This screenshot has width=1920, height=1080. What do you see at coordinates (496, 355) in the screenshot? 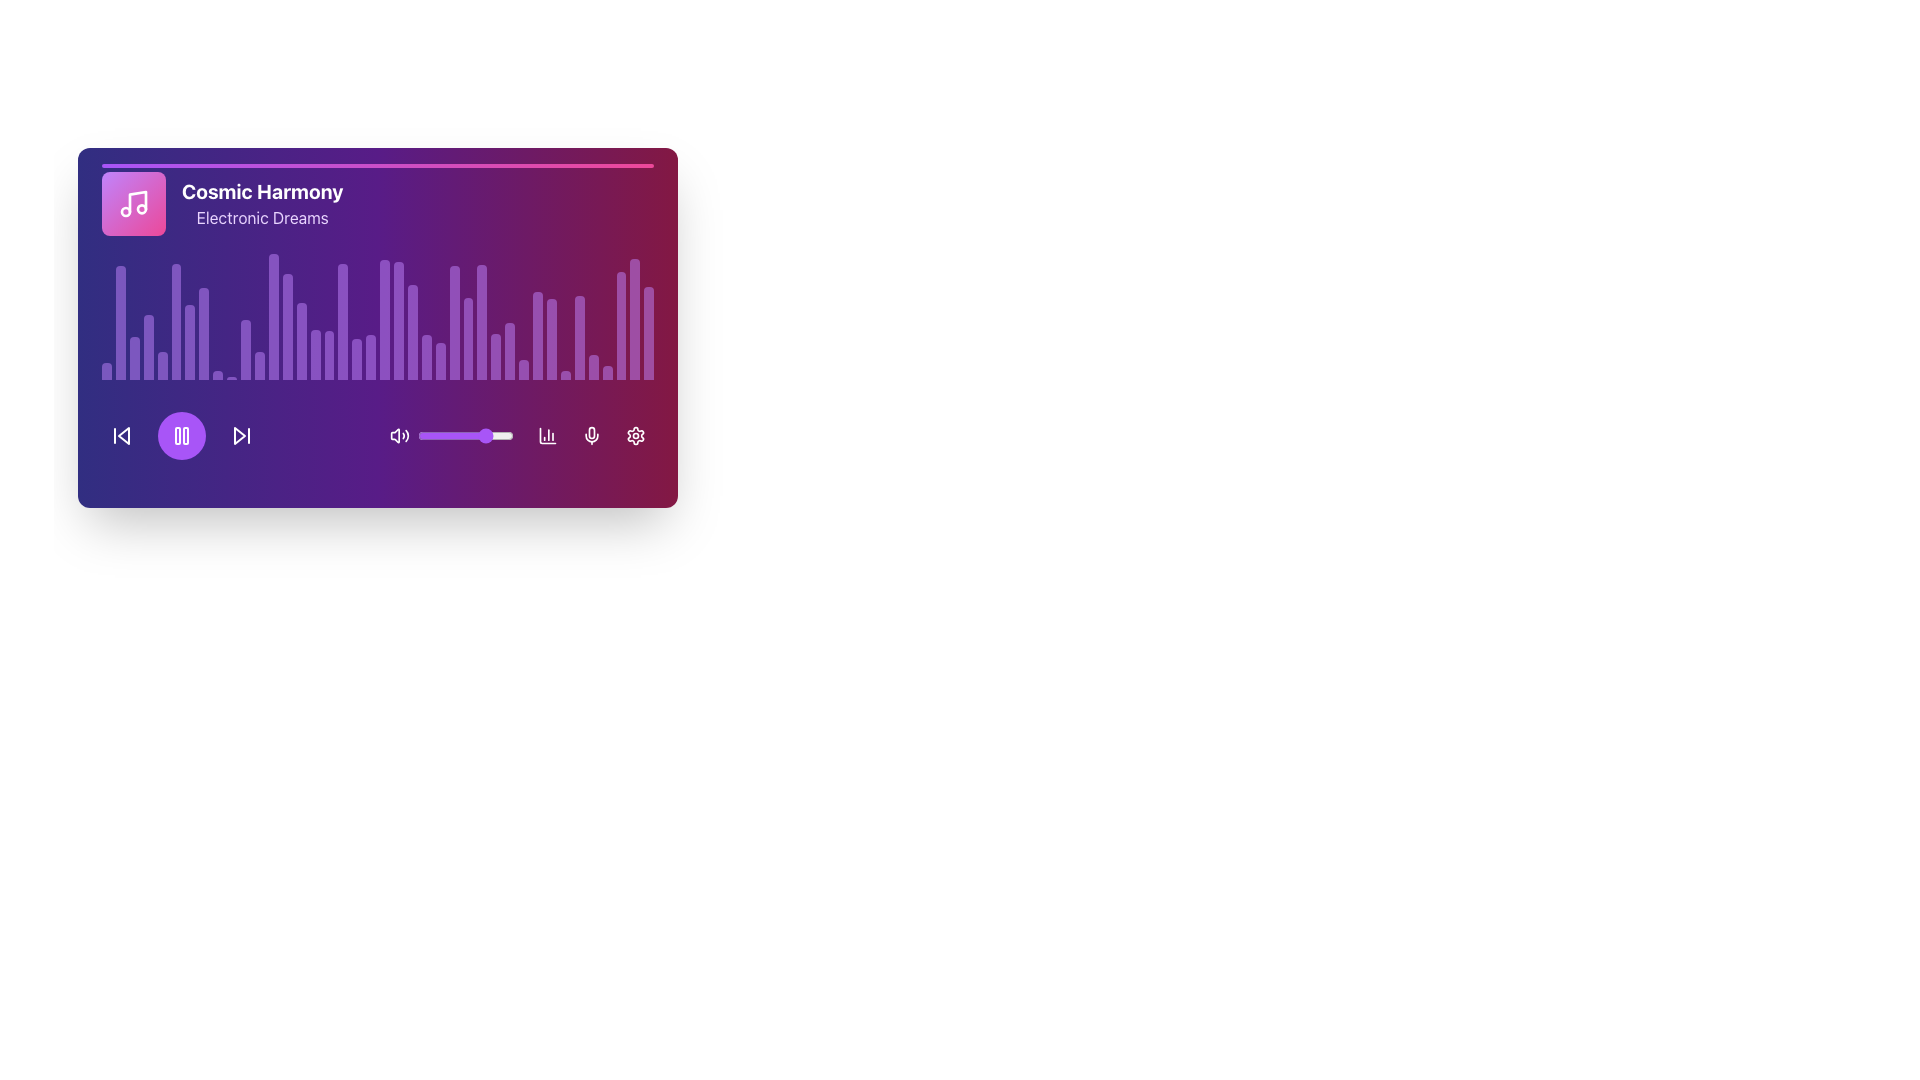
I see `the 27th vertical purple-tinted graph bar in the series of bars` at bounding box center [496, 355].